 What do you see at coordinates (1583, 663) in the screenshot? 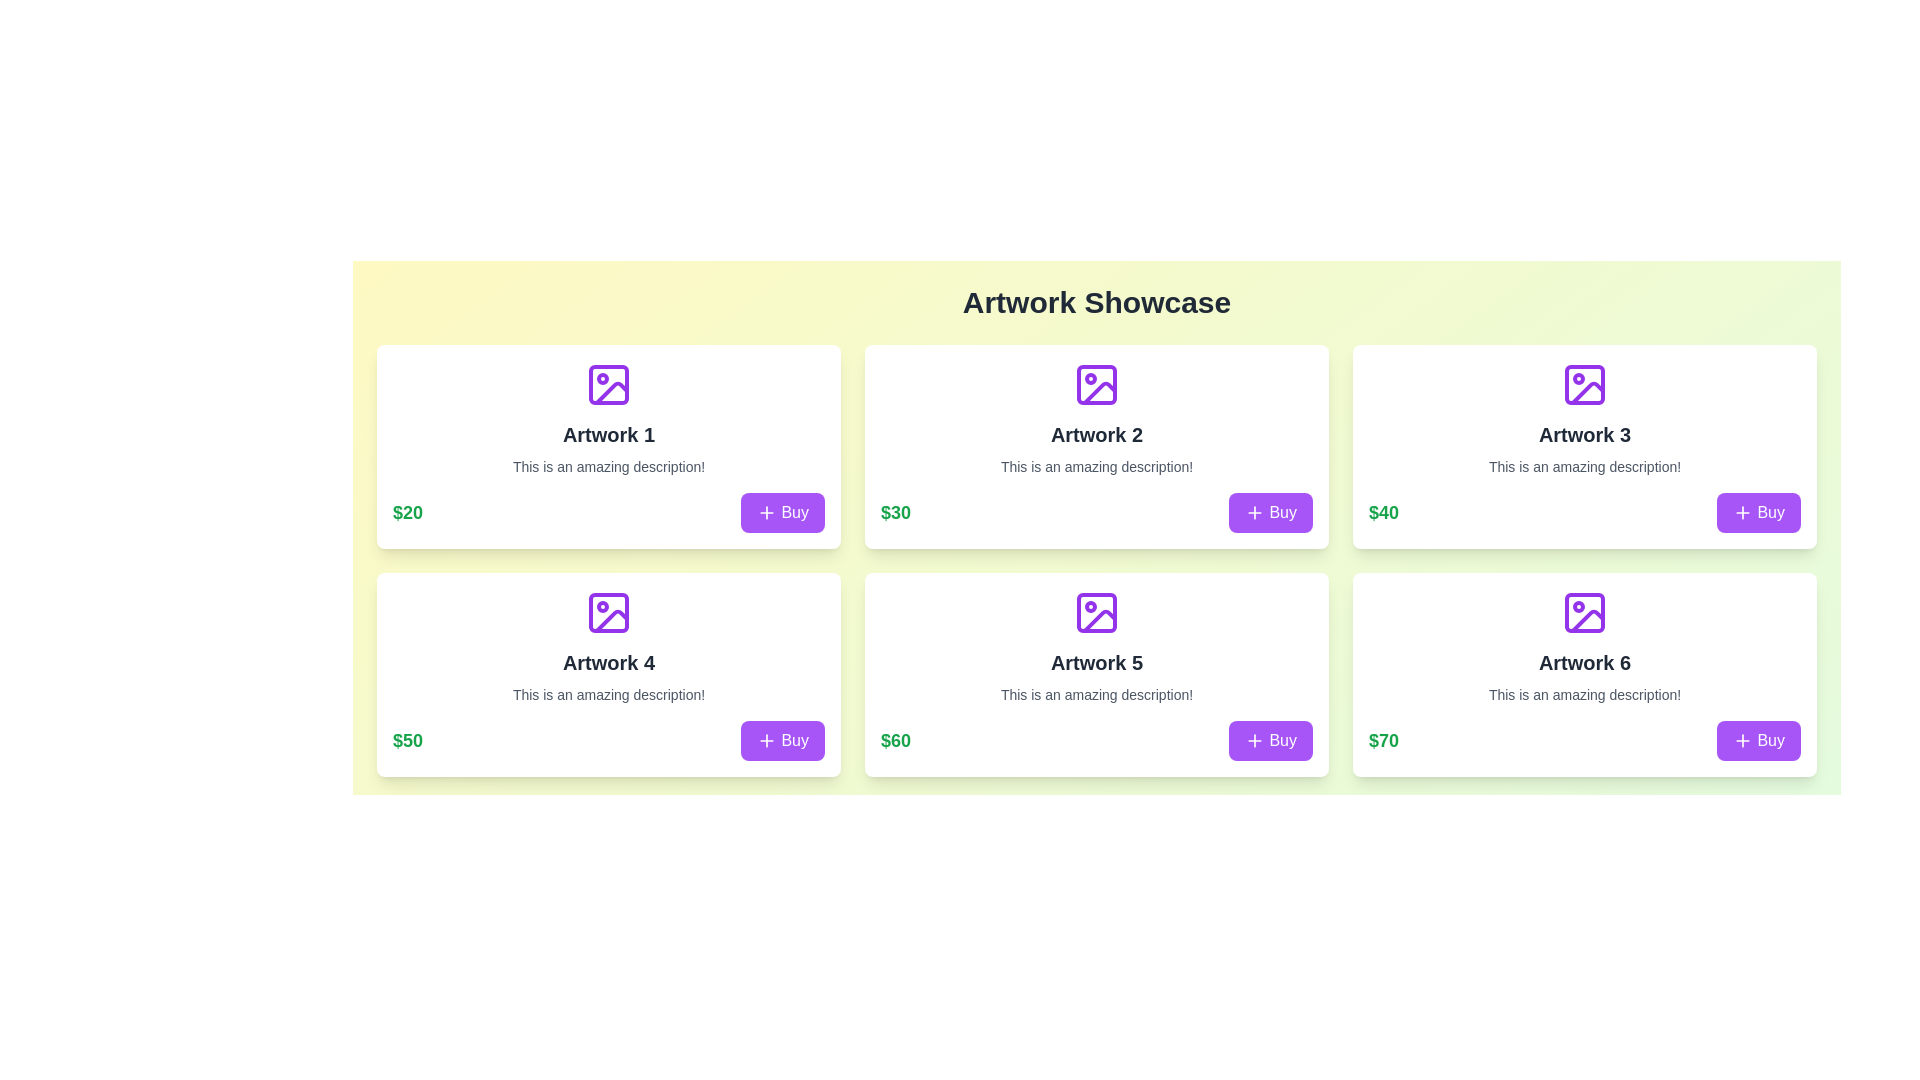
I see `the title text located in the bottom-right card of the 2x3 grid layout, which is positioned above the description text and pricing information` at bounding box center [1583, 663].